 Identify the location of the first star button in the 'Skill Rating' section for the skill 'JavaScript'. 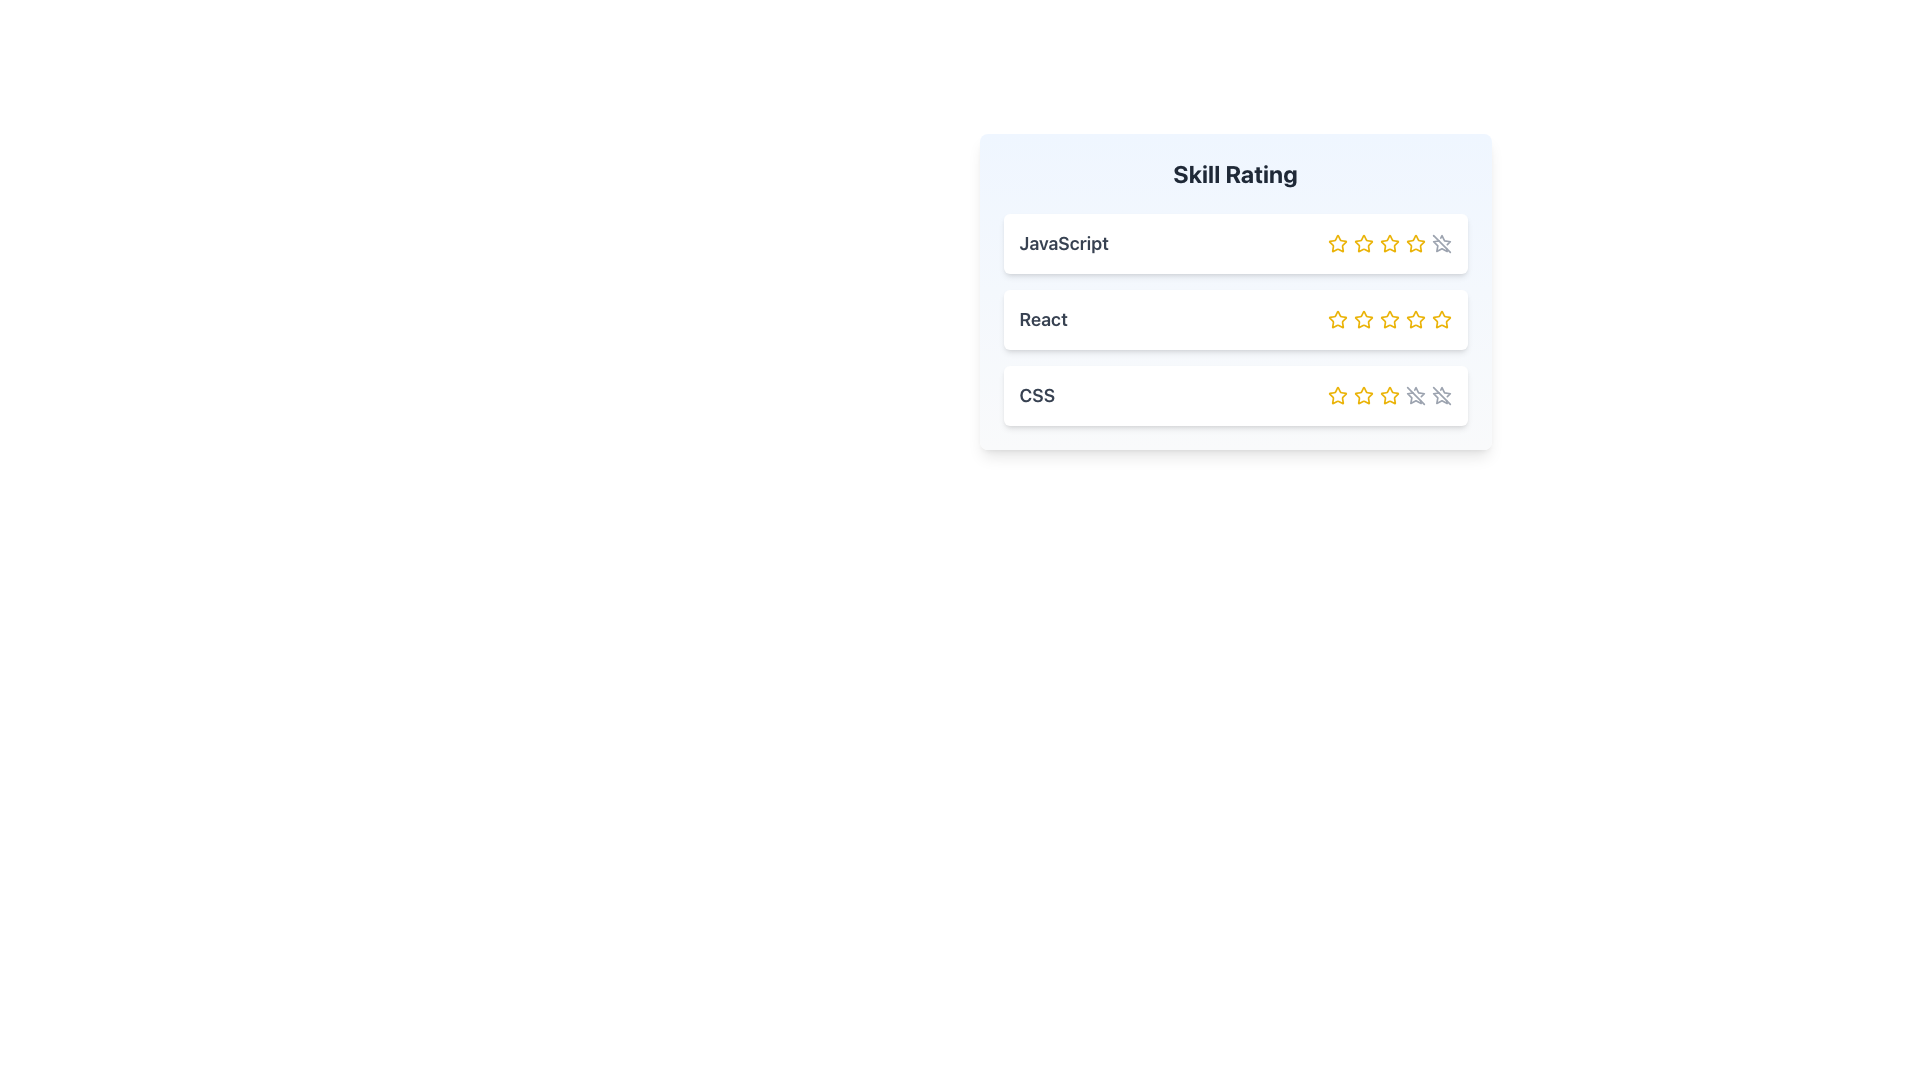
(1337, 242).